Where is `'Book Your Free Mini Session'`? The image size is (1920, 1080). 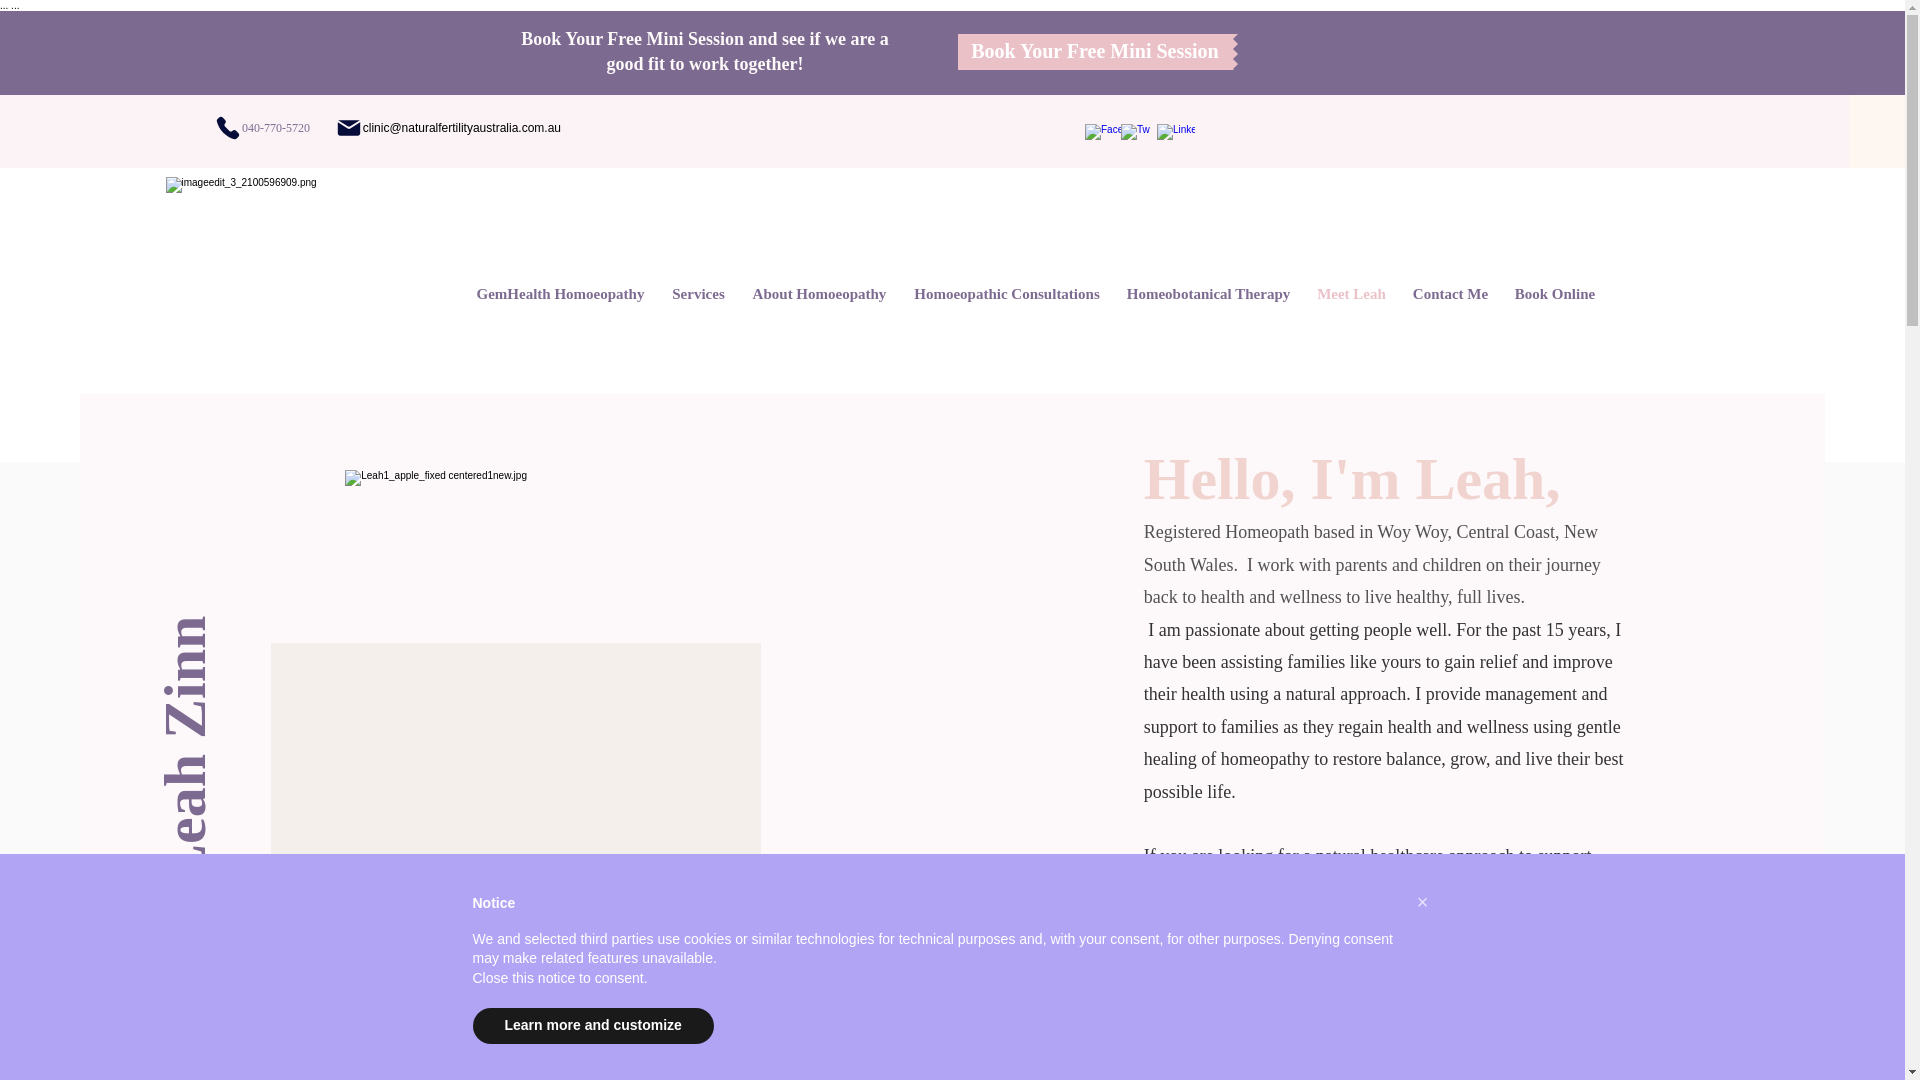 'Book Your Free Mini Session' is located at coordinates (1094, 50).